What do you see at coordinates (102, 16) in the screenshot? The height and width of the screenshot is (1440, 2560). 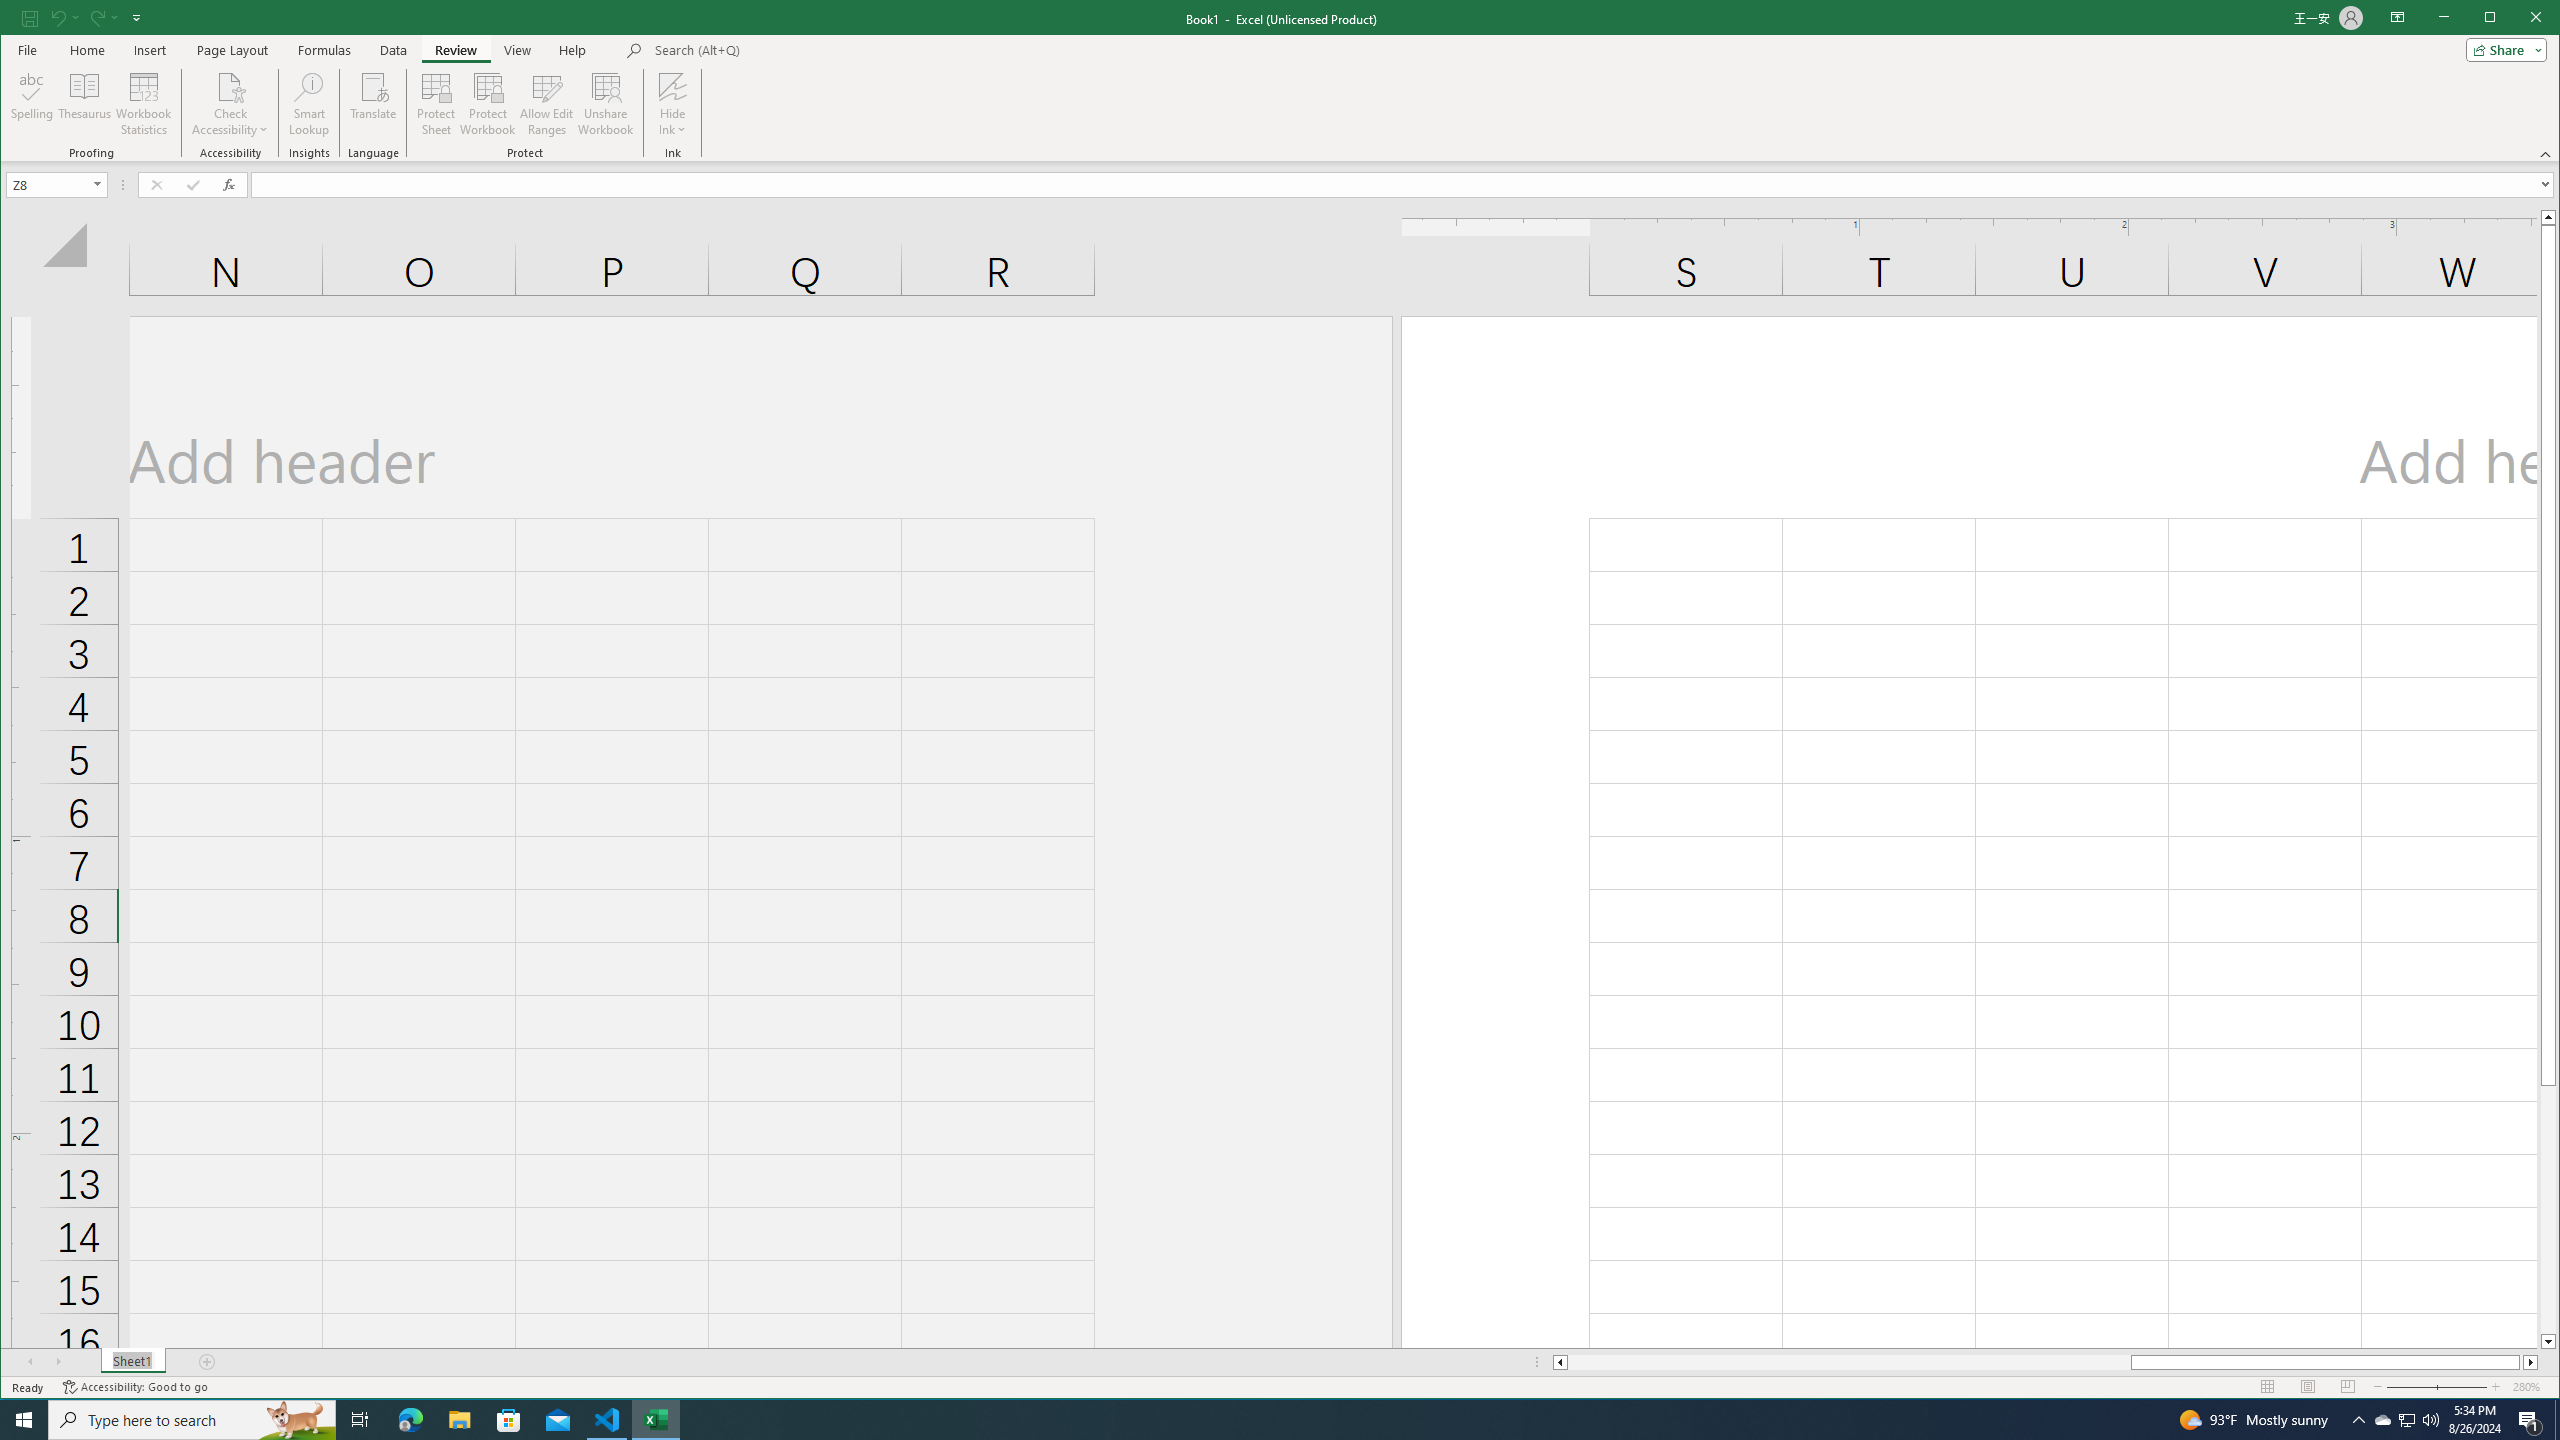 I see `'Redo'` at bounding box center [102, 16].